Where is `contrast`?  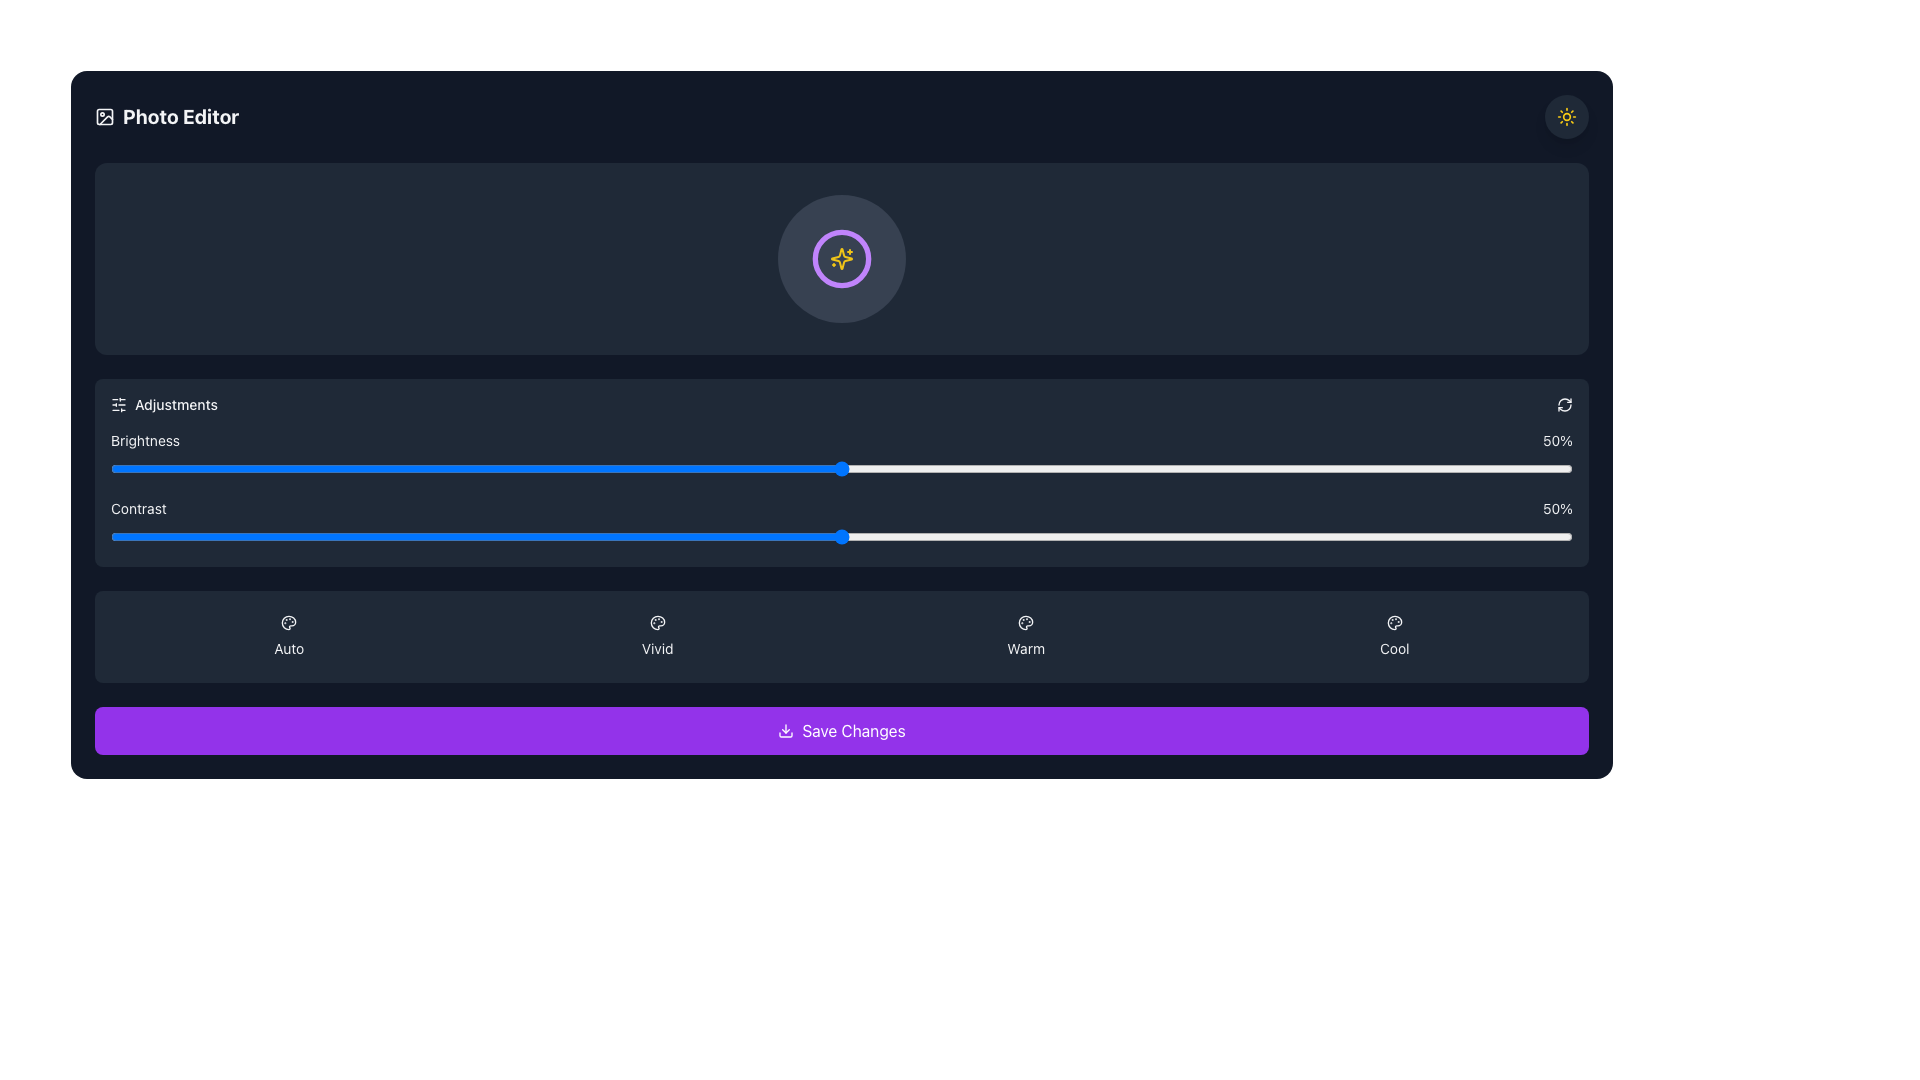
contrast is located at coordinates (475, 469).